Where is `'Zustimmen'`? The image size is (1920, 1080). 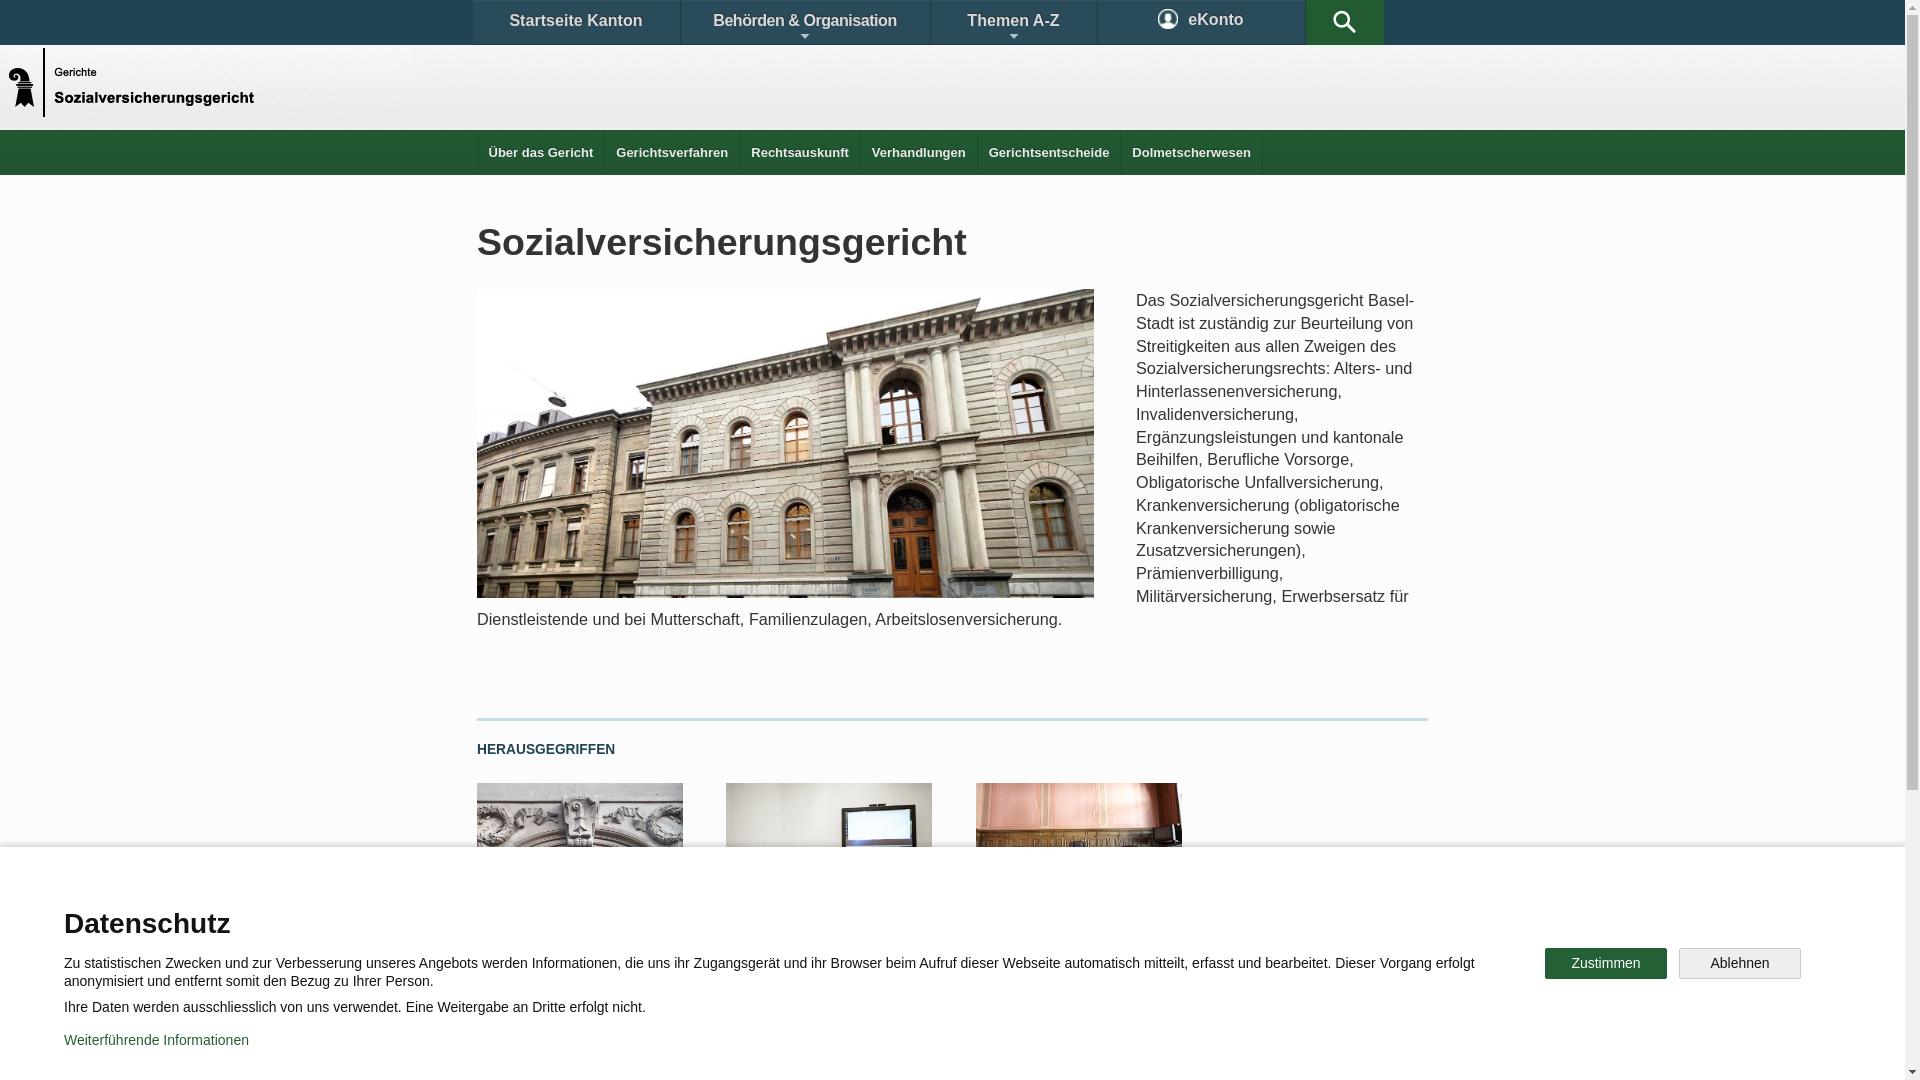 'Zustimmen' is located at coordinates (1606, 962).